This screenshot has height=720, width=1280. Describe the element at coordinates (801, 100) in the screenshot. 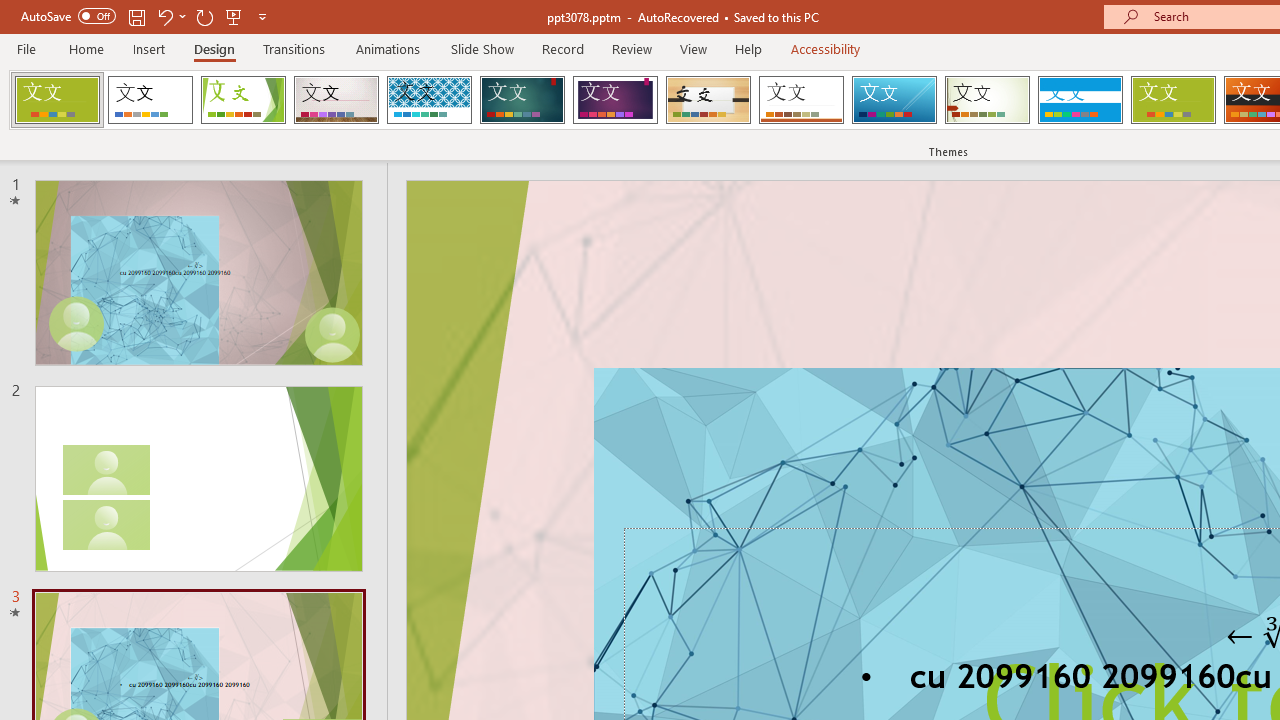

I see `'Retrospect'` at that location.